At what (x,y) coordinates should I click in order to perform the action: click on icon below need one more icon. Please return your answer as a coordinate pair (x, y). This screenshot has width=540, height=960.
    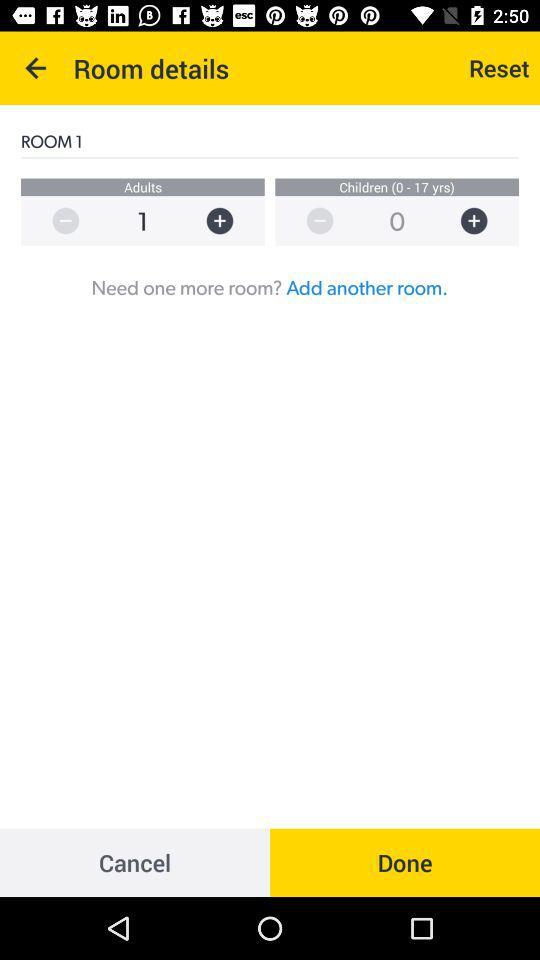
    Looking at the image, I should click on (135, 861).